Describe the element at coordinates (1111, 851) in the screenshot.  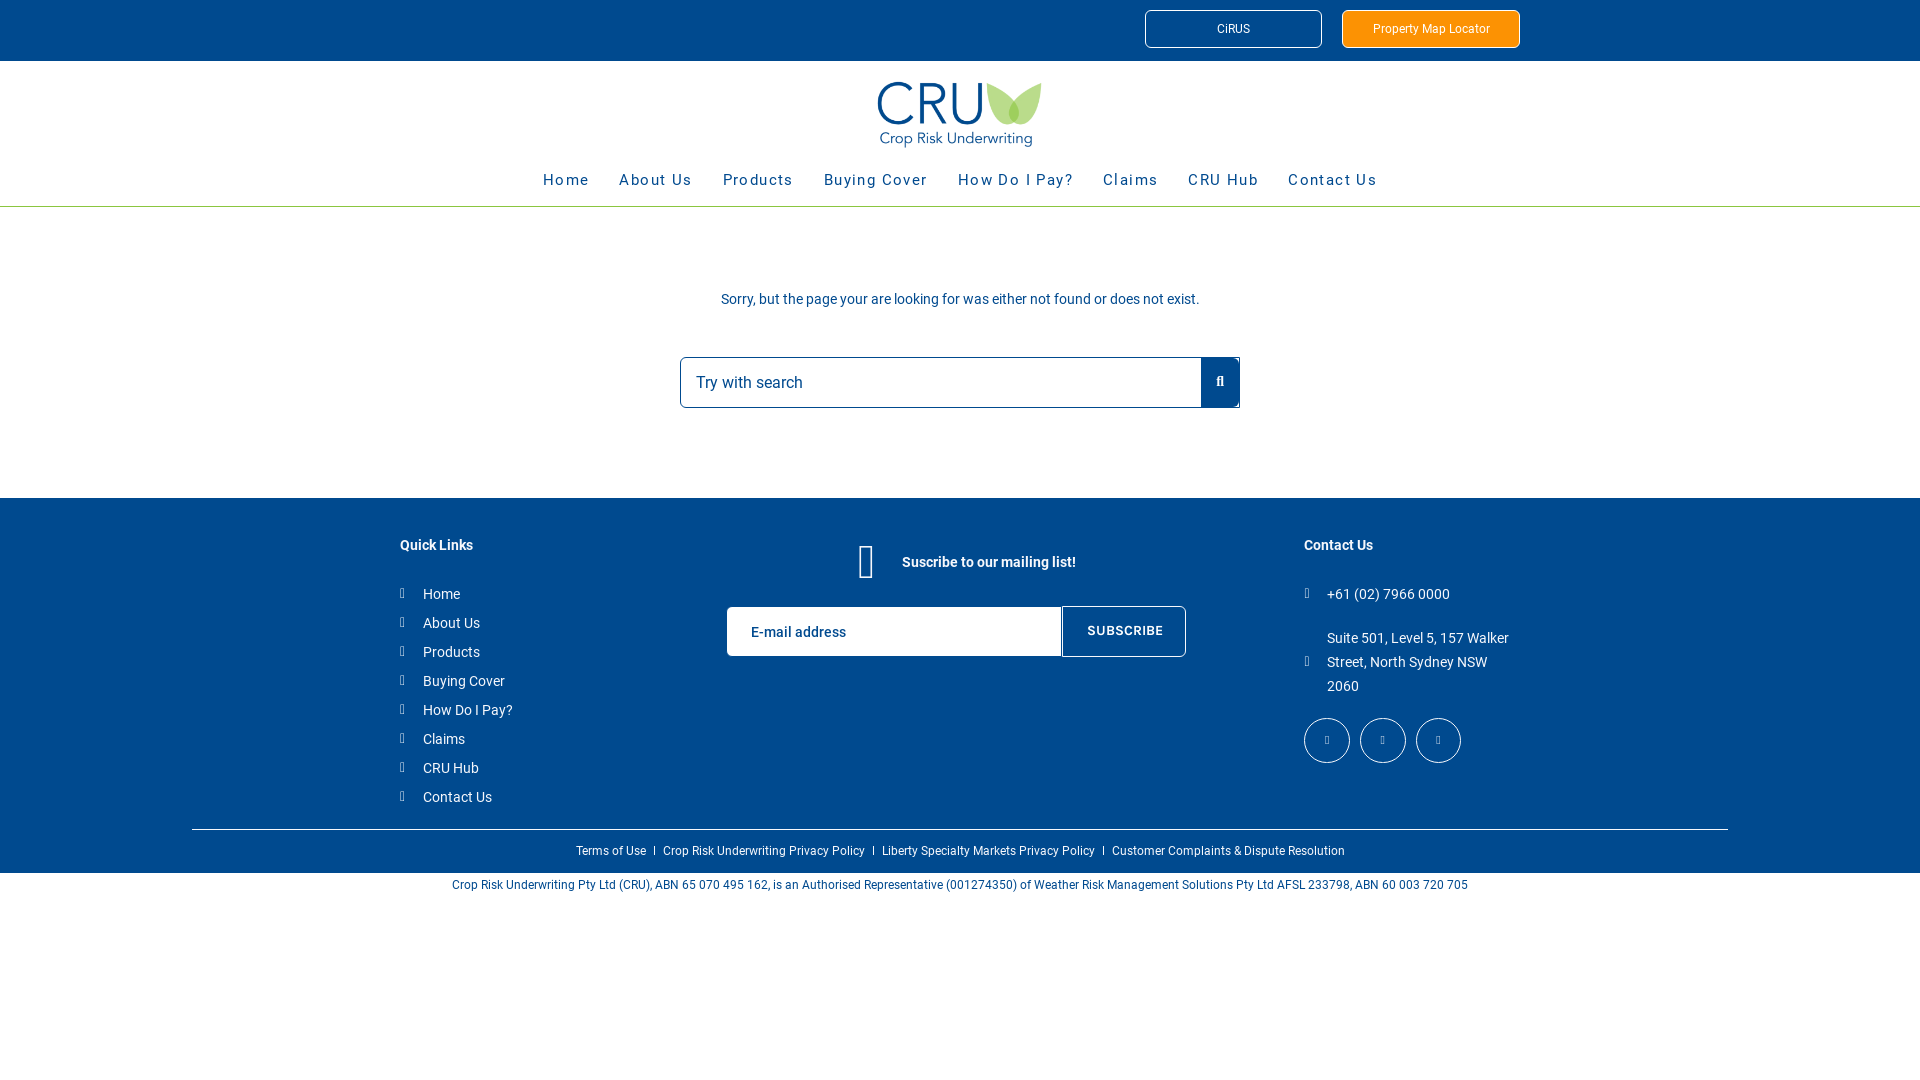
I see `'Customer Complaints & Dispute Resolution'` at that location.